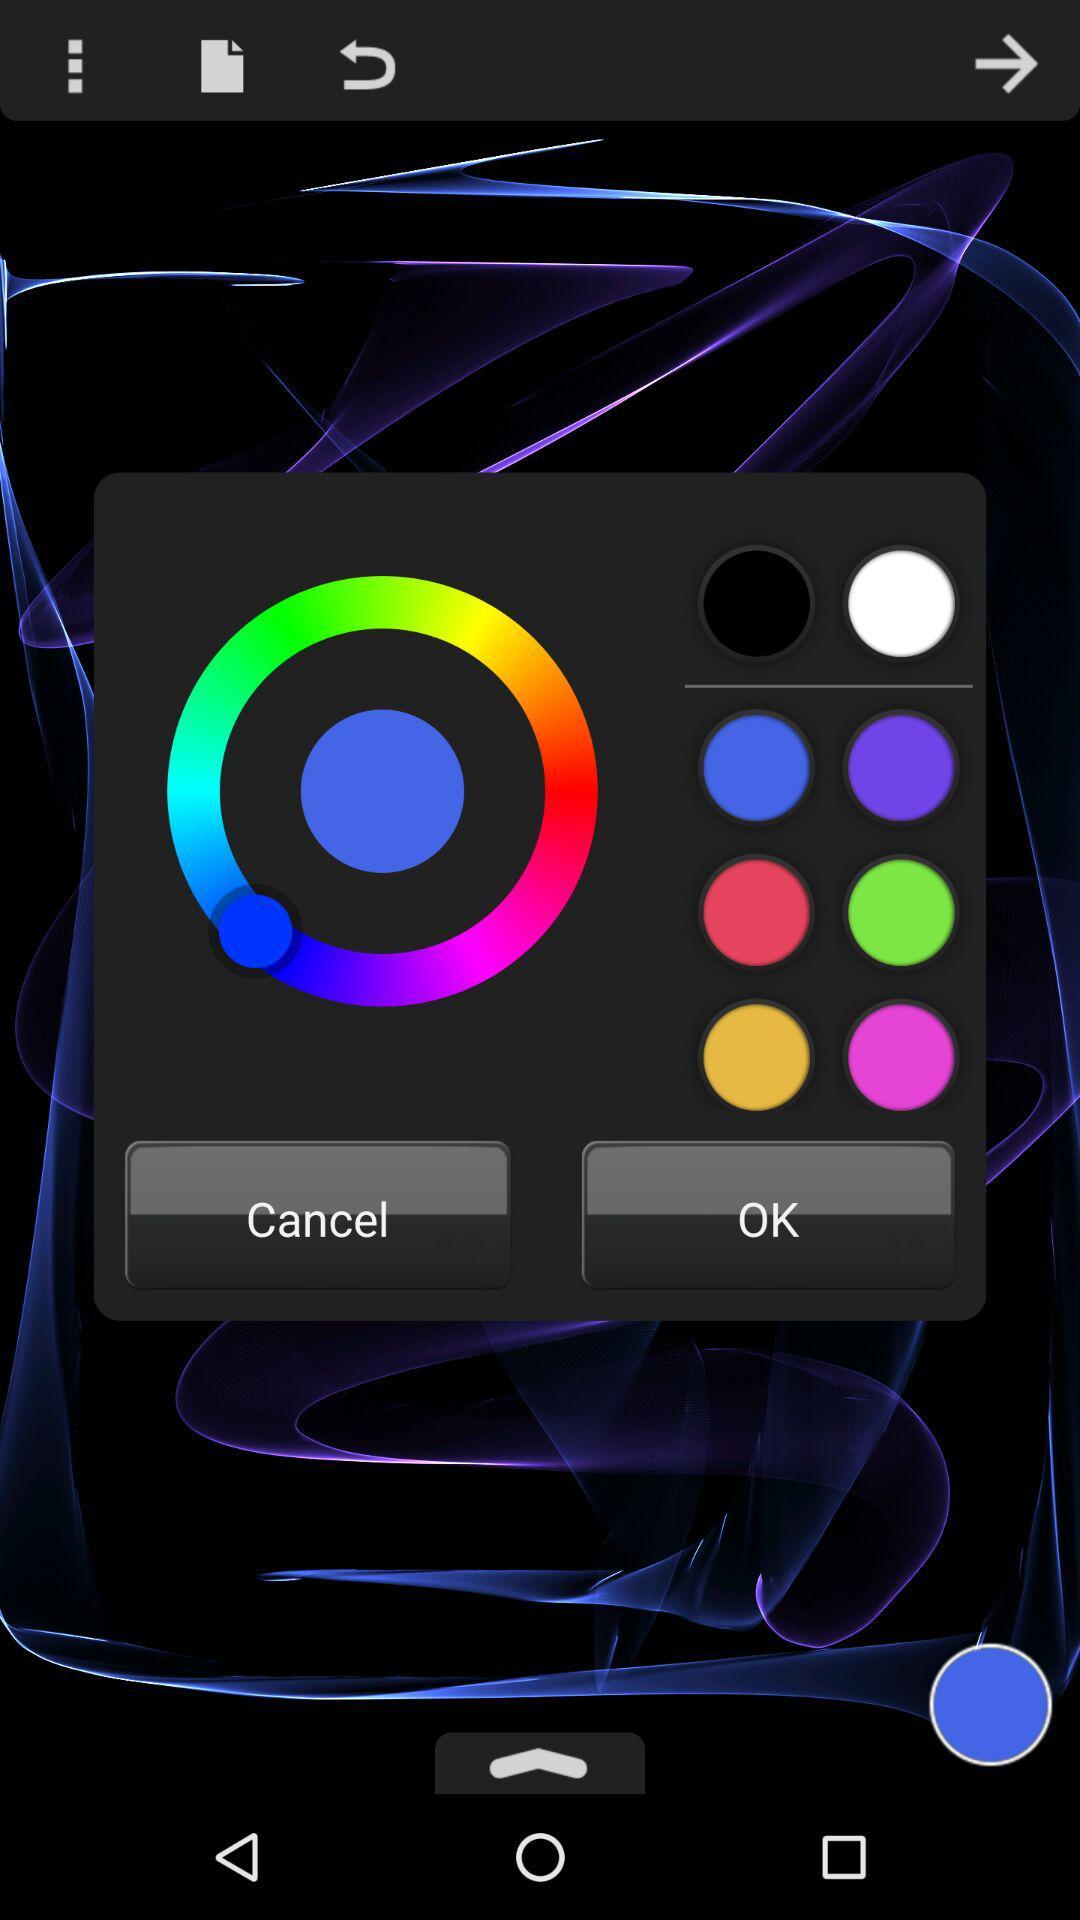 This screenshot has height=1920, width=1080. What do you see at coordinates (757, 603) in the screenshot?
I see `black colour` at bounding box center [757, 603].